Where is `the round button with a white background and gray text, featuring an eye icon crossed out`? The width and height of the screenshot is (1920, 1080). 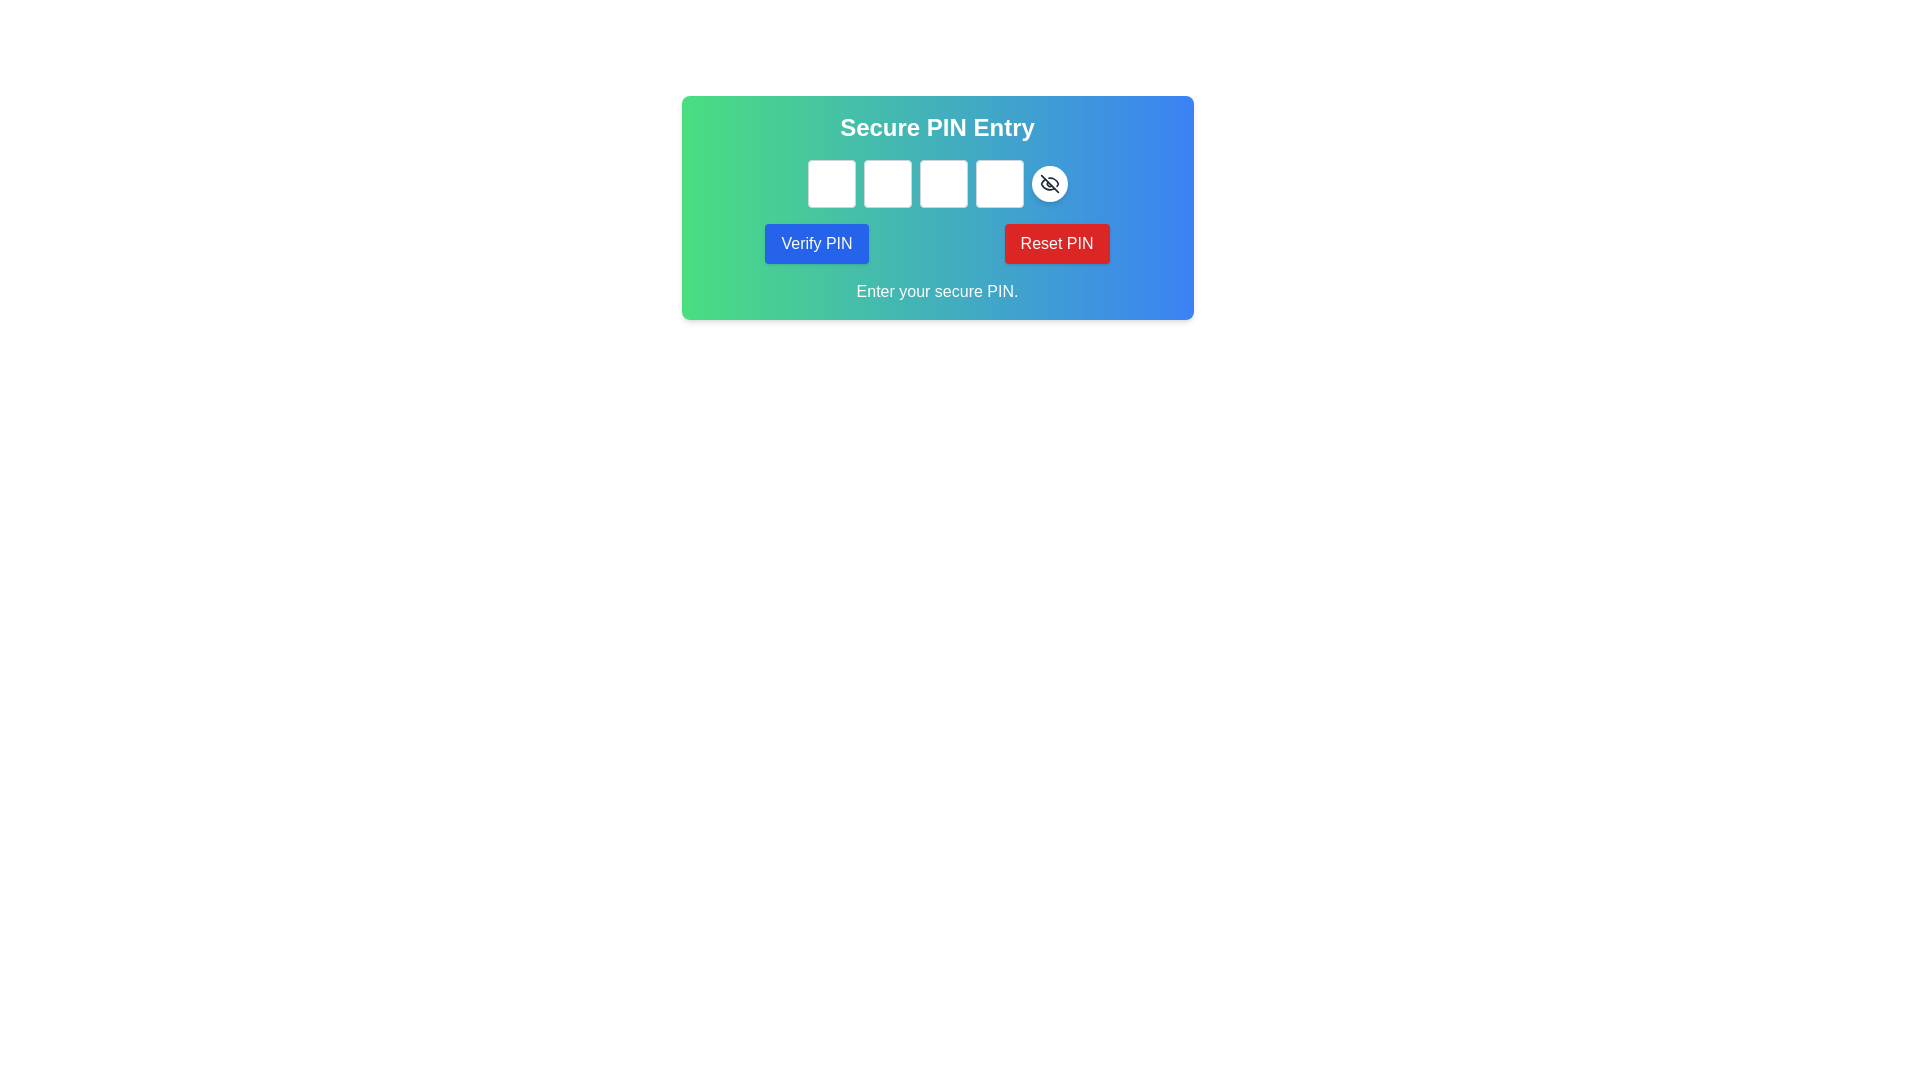
the round button with a white background and gray text, featuring an eye icon crossed out is located at coordinates (1048, 184).